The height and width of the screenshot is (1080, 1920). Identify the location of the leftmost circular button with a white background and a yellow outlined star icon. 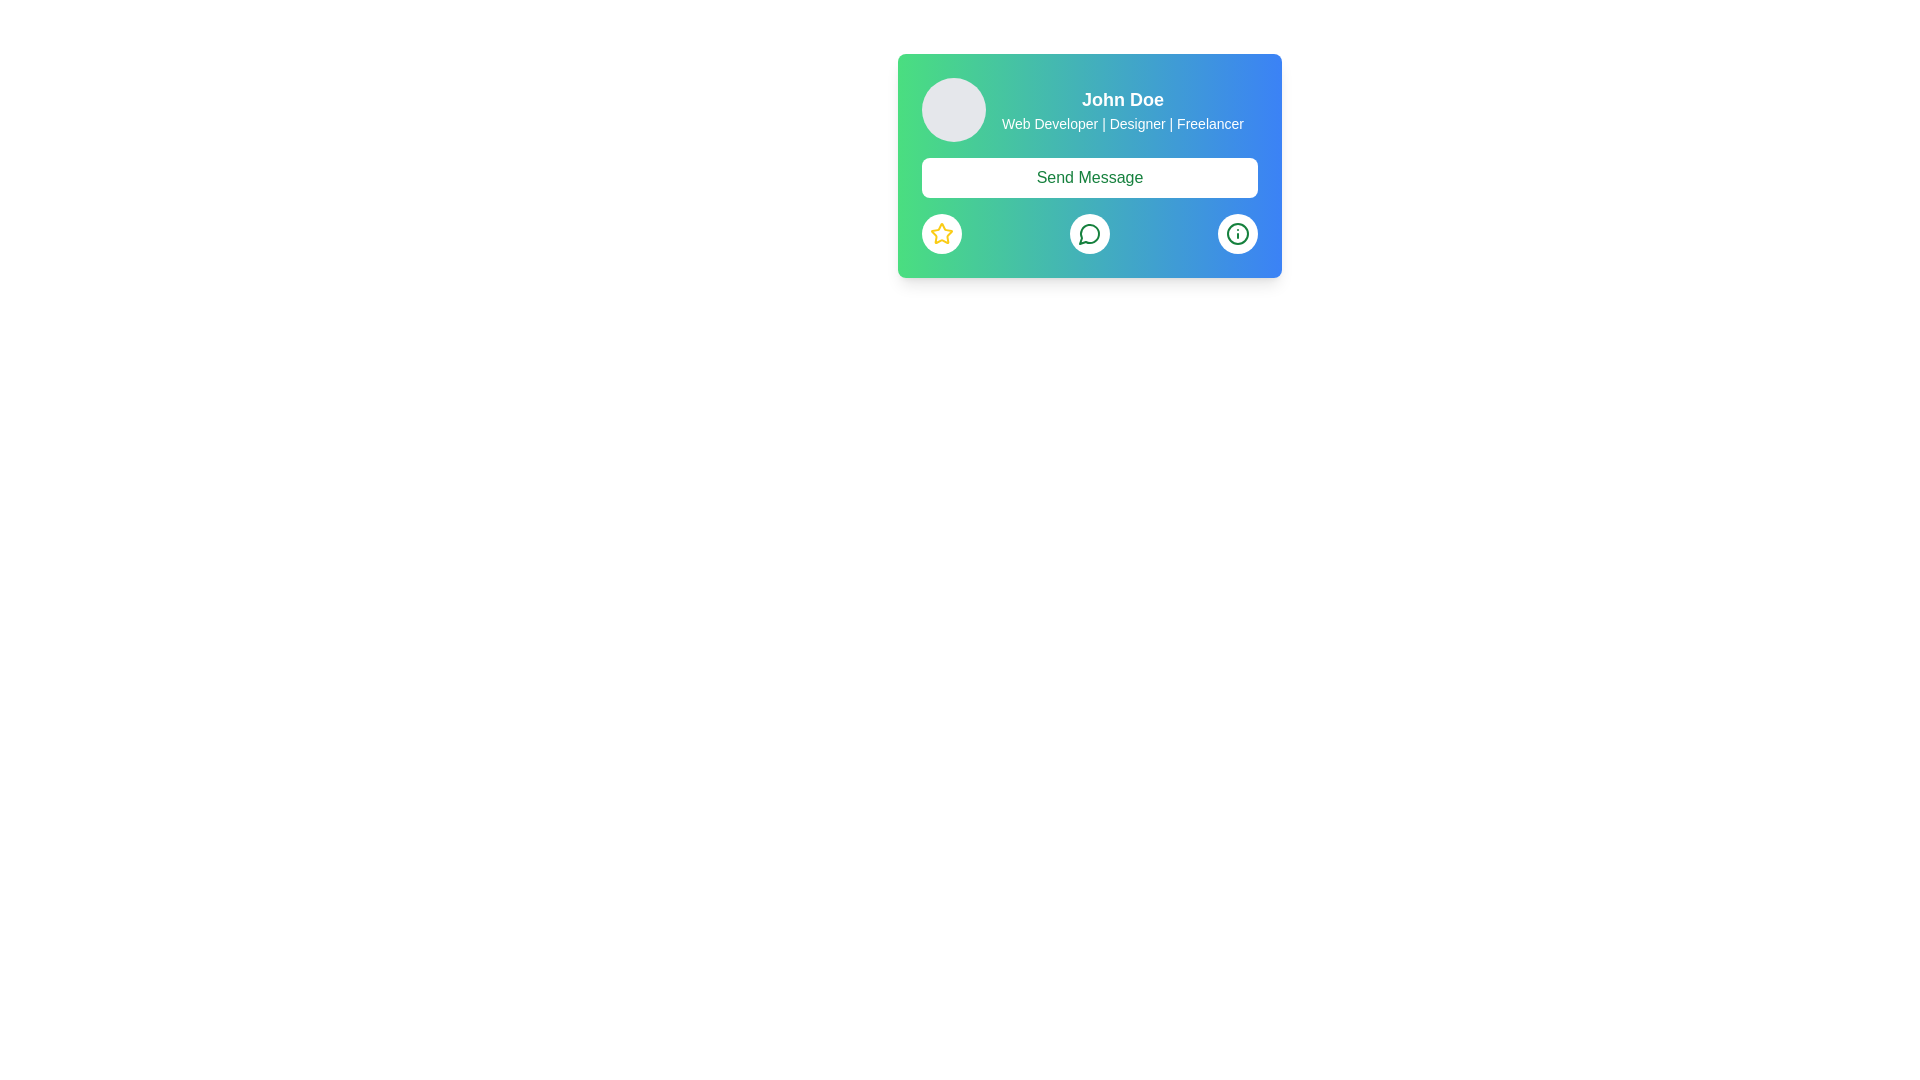
(940, 233).